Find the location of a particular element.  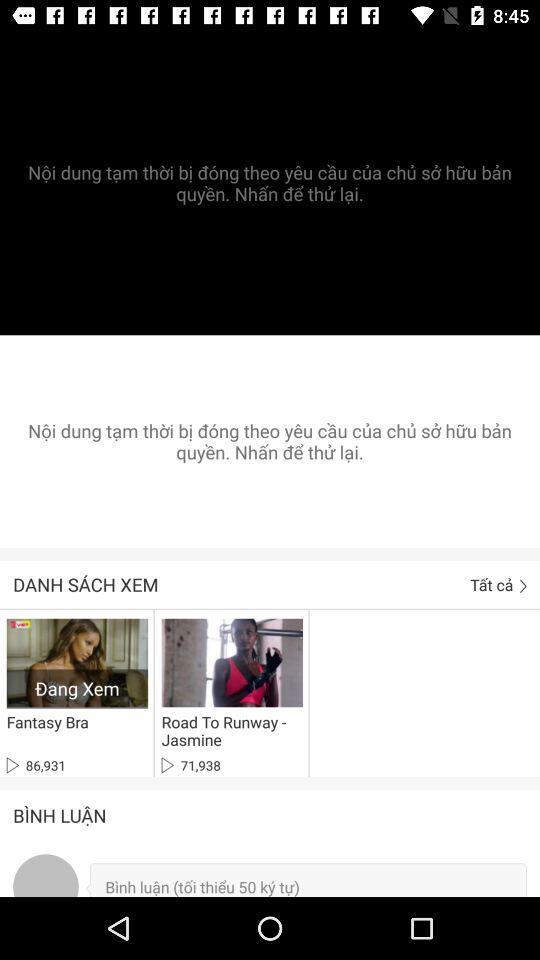

71,938 icon is located at coordinates (191, 764).